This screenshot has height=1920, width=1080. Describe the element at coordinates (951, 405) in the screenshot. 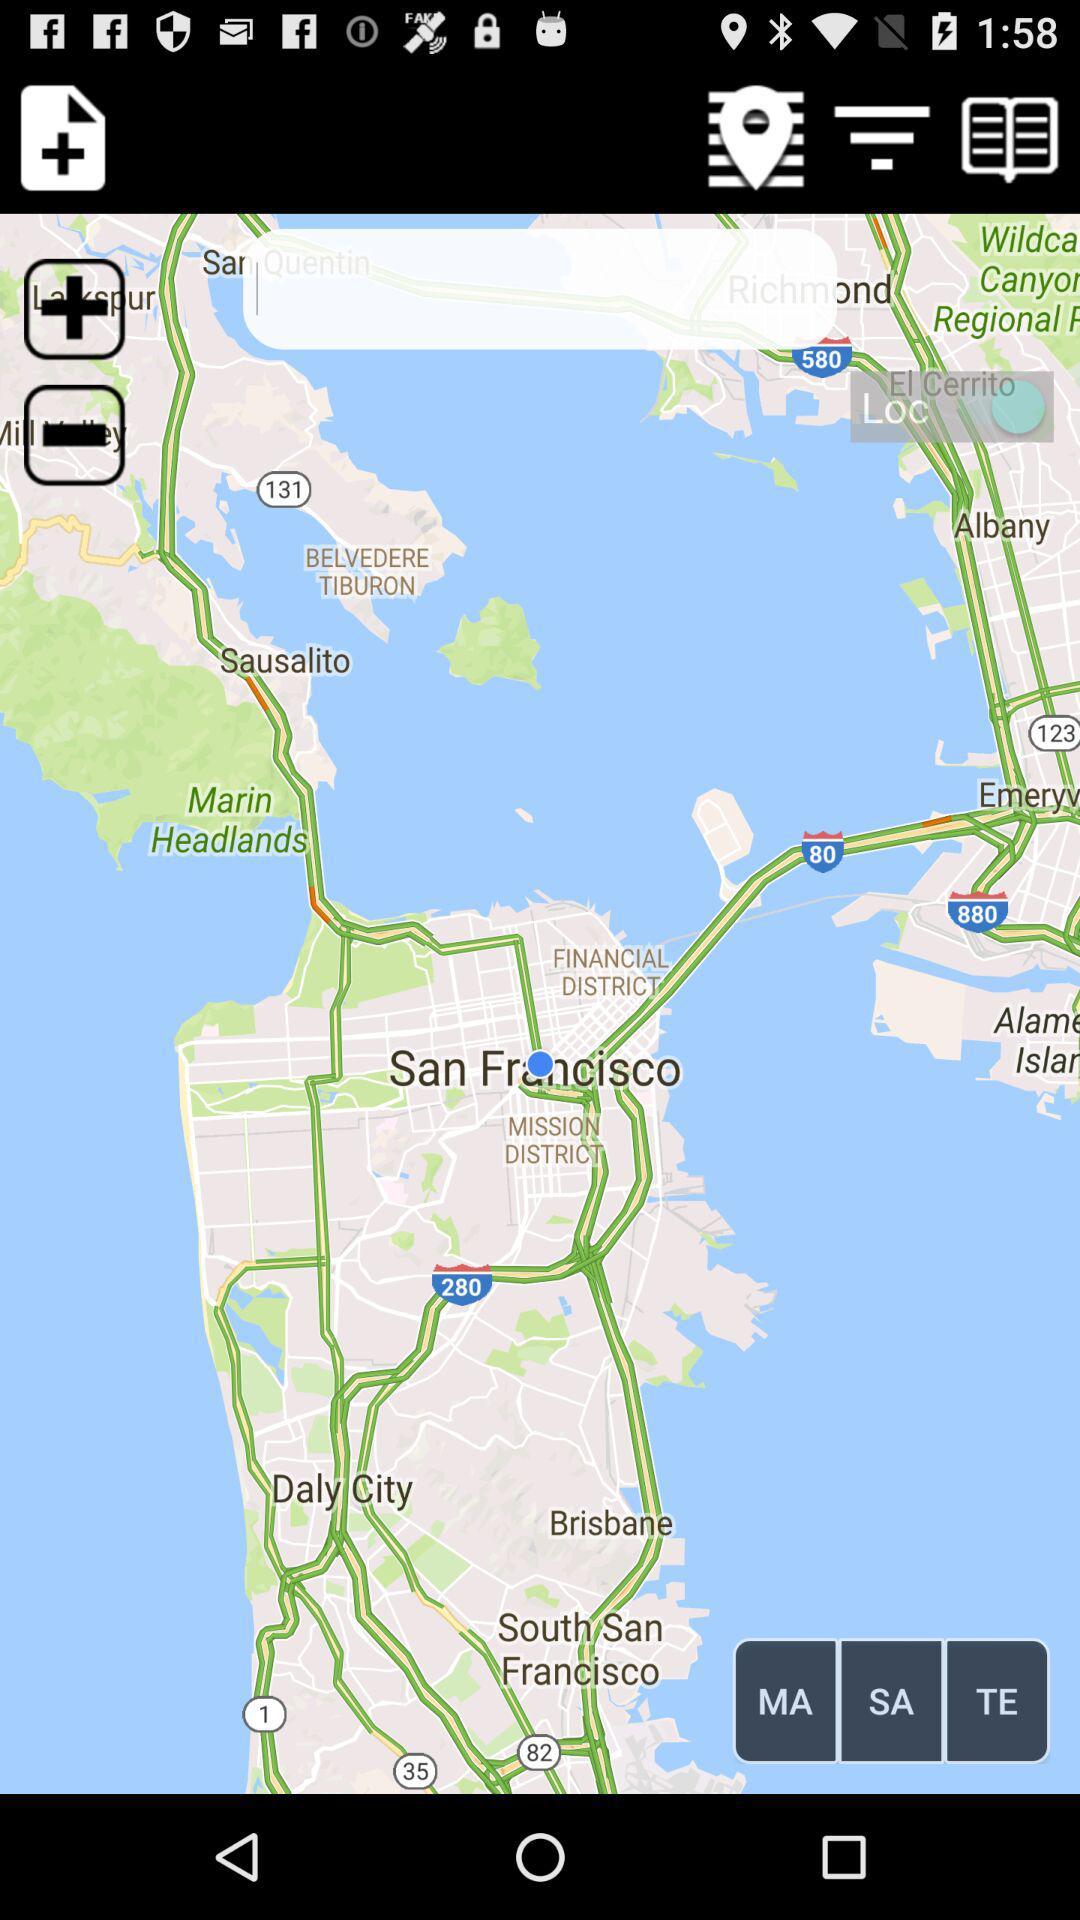

I see `loc` at that location.